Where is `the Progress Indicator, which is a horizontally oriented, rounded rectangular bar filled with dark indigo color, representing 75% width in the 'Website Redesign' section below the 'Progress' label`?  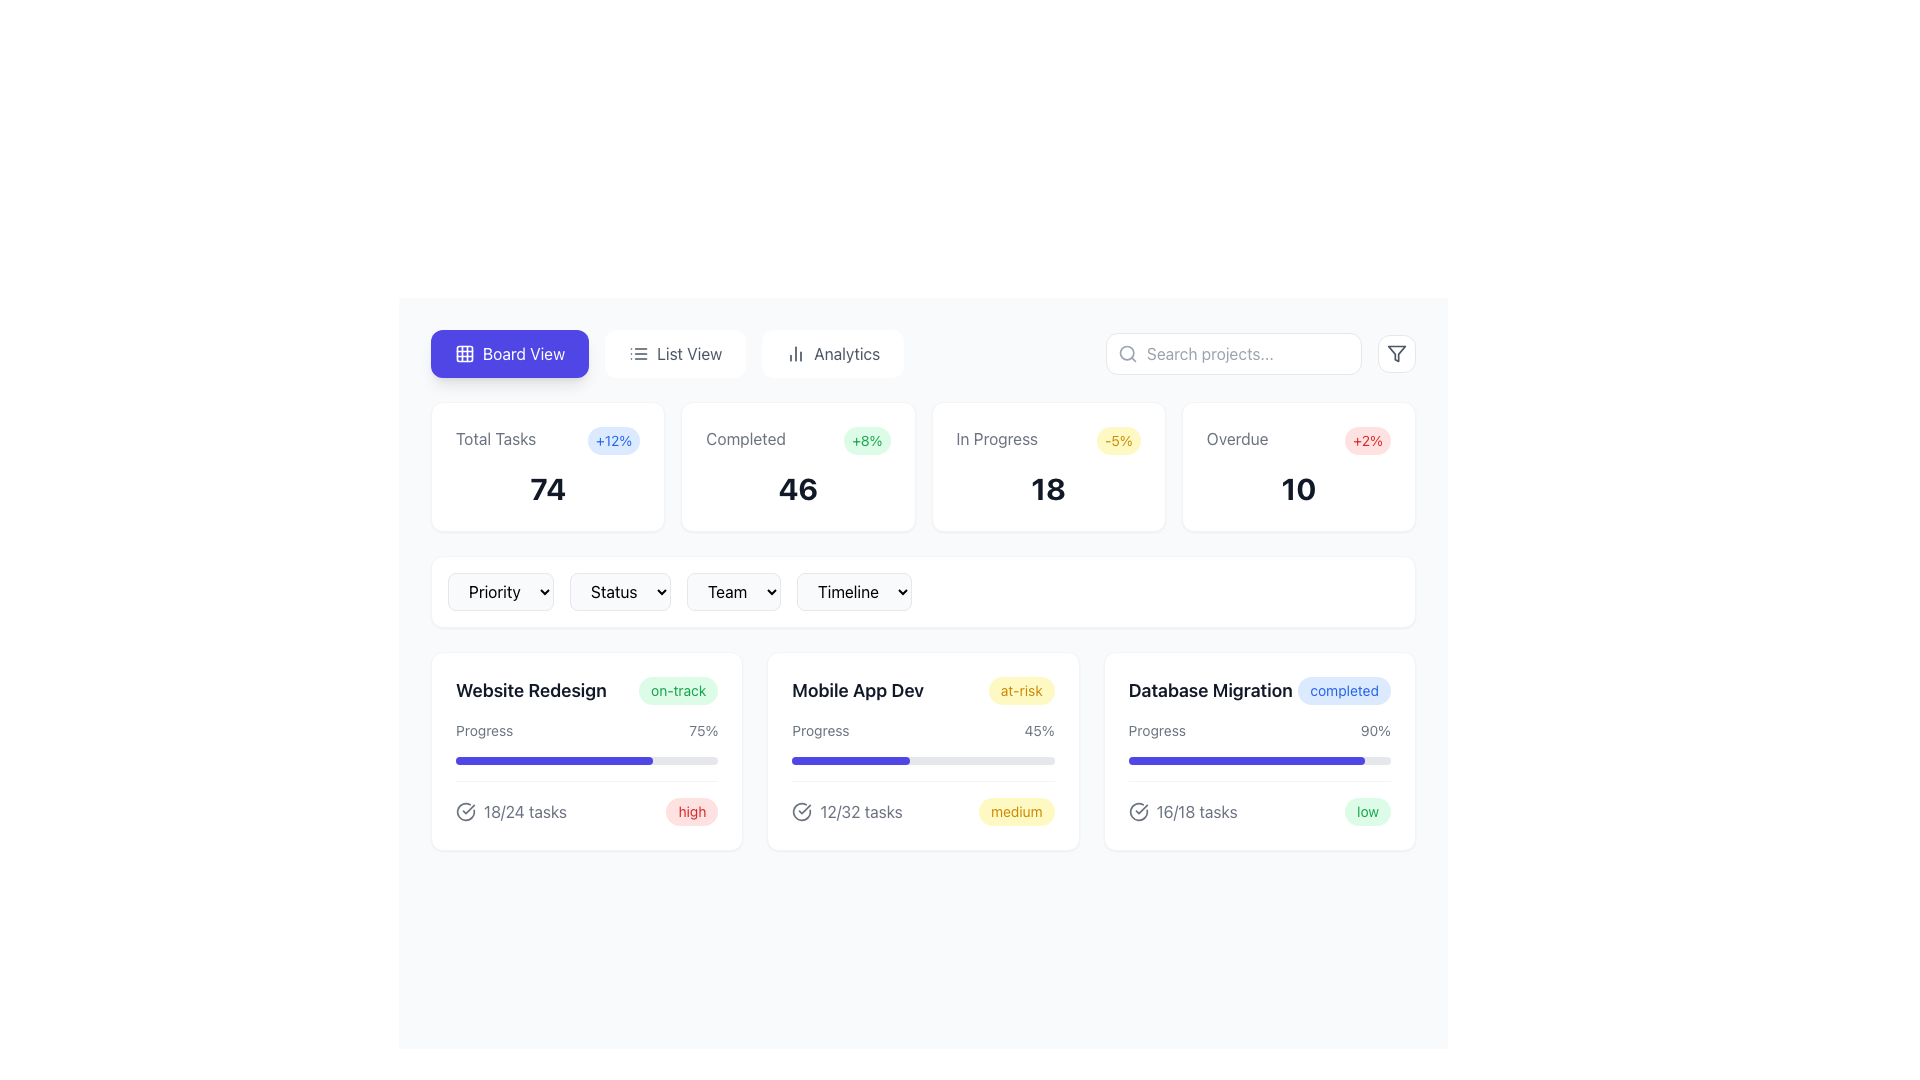 the Progress Indicator, which is a horizontally oriented, rounded rectangular bar filled with dark indigo color, representing 75% width in the 'Website Redesign' section below the 'Progress' label is located at coordinates (554, 760).